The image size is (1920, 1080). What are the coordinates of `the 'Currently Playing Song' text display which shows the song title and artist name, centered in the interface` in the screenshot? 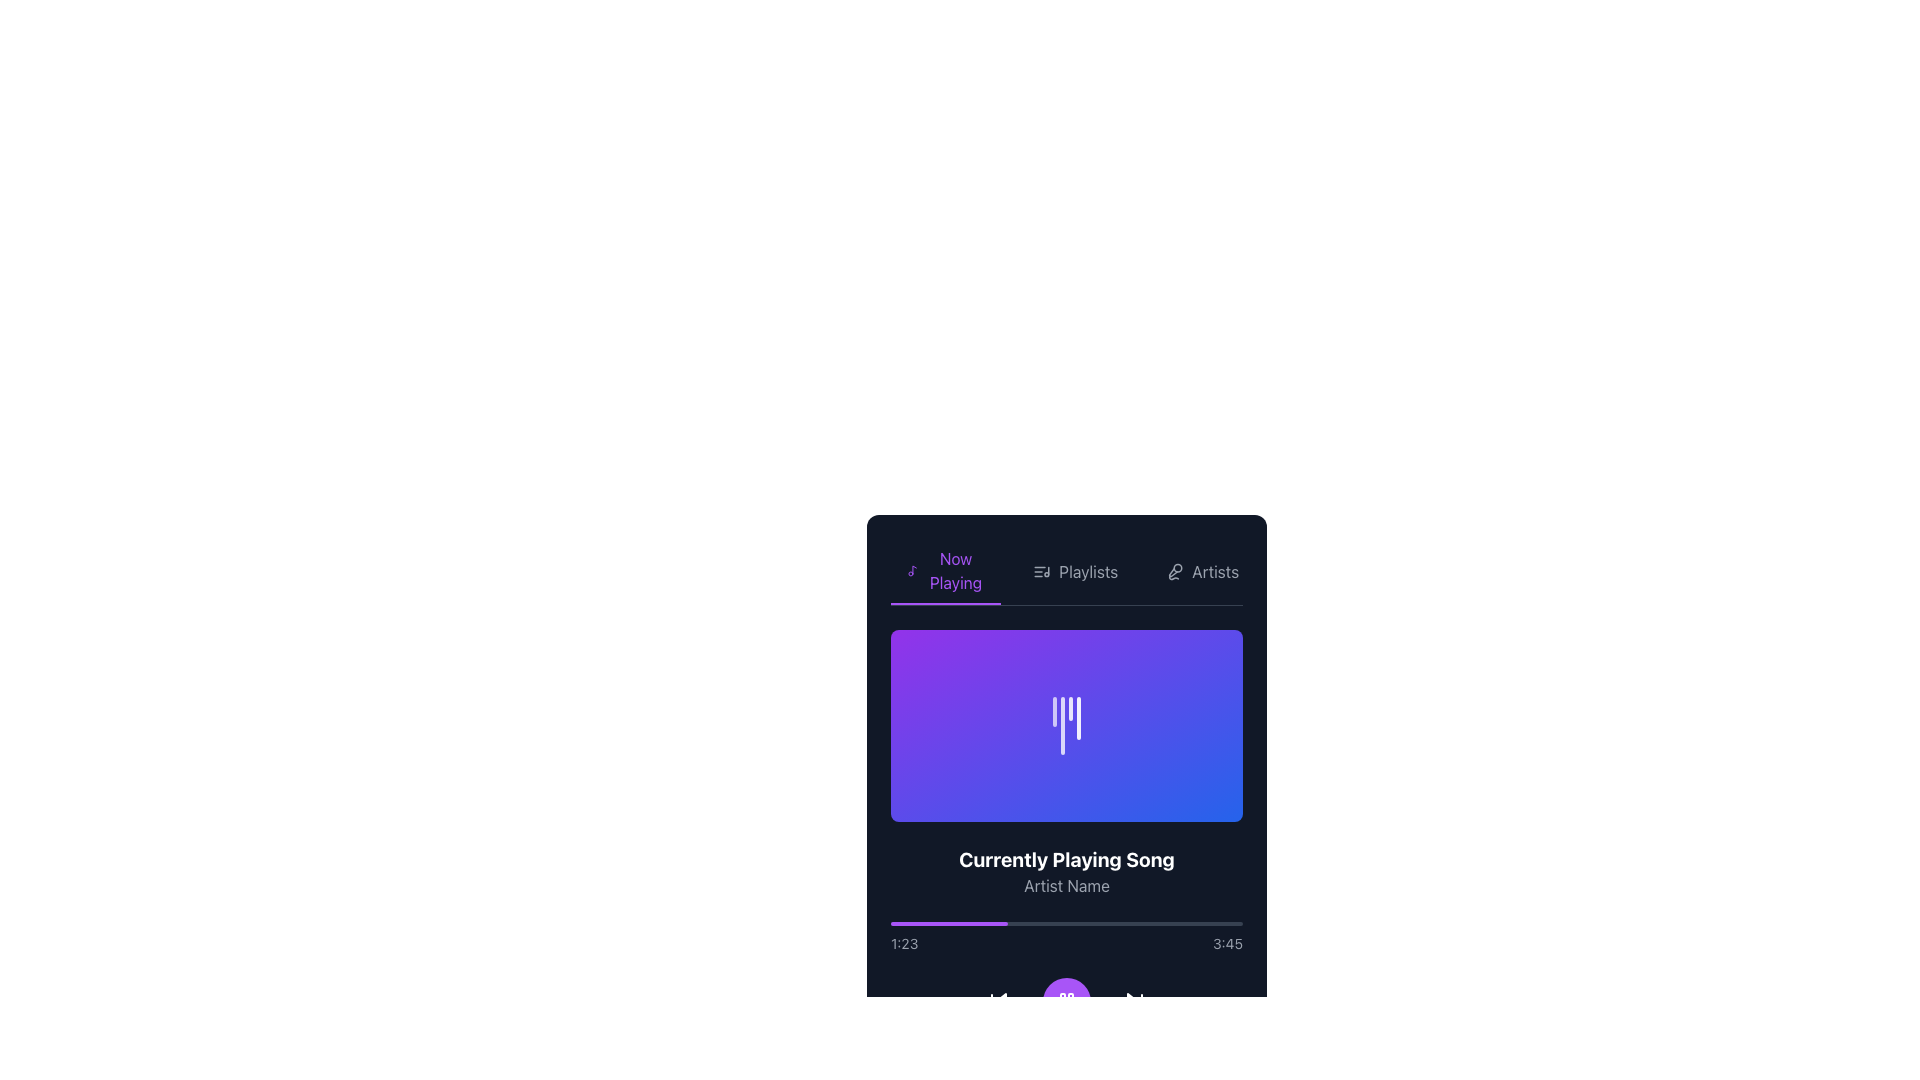 It's located at (1065, 870).